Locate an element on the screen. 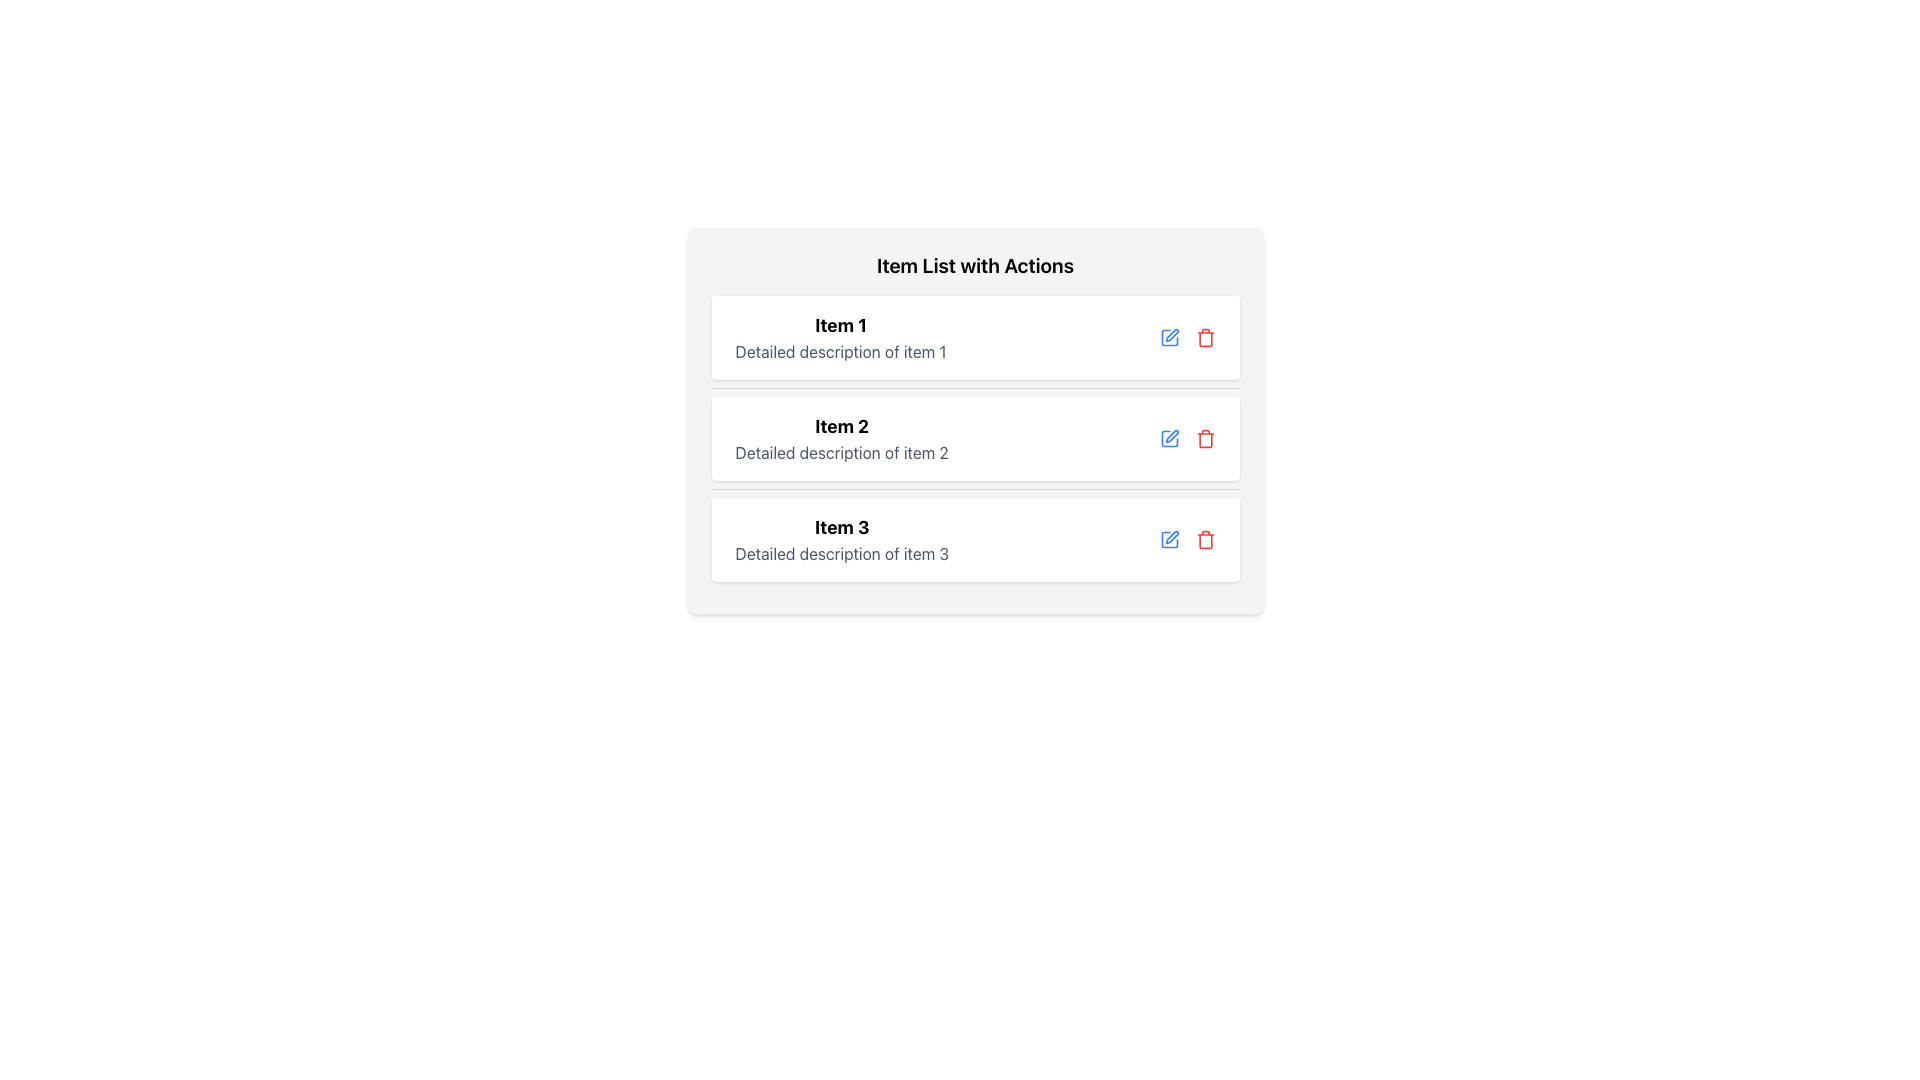  the horizontal divider line styled as a thin grey bar positioned between 'Item 2' and 'Item 3' is located at coordinates (975, 489).